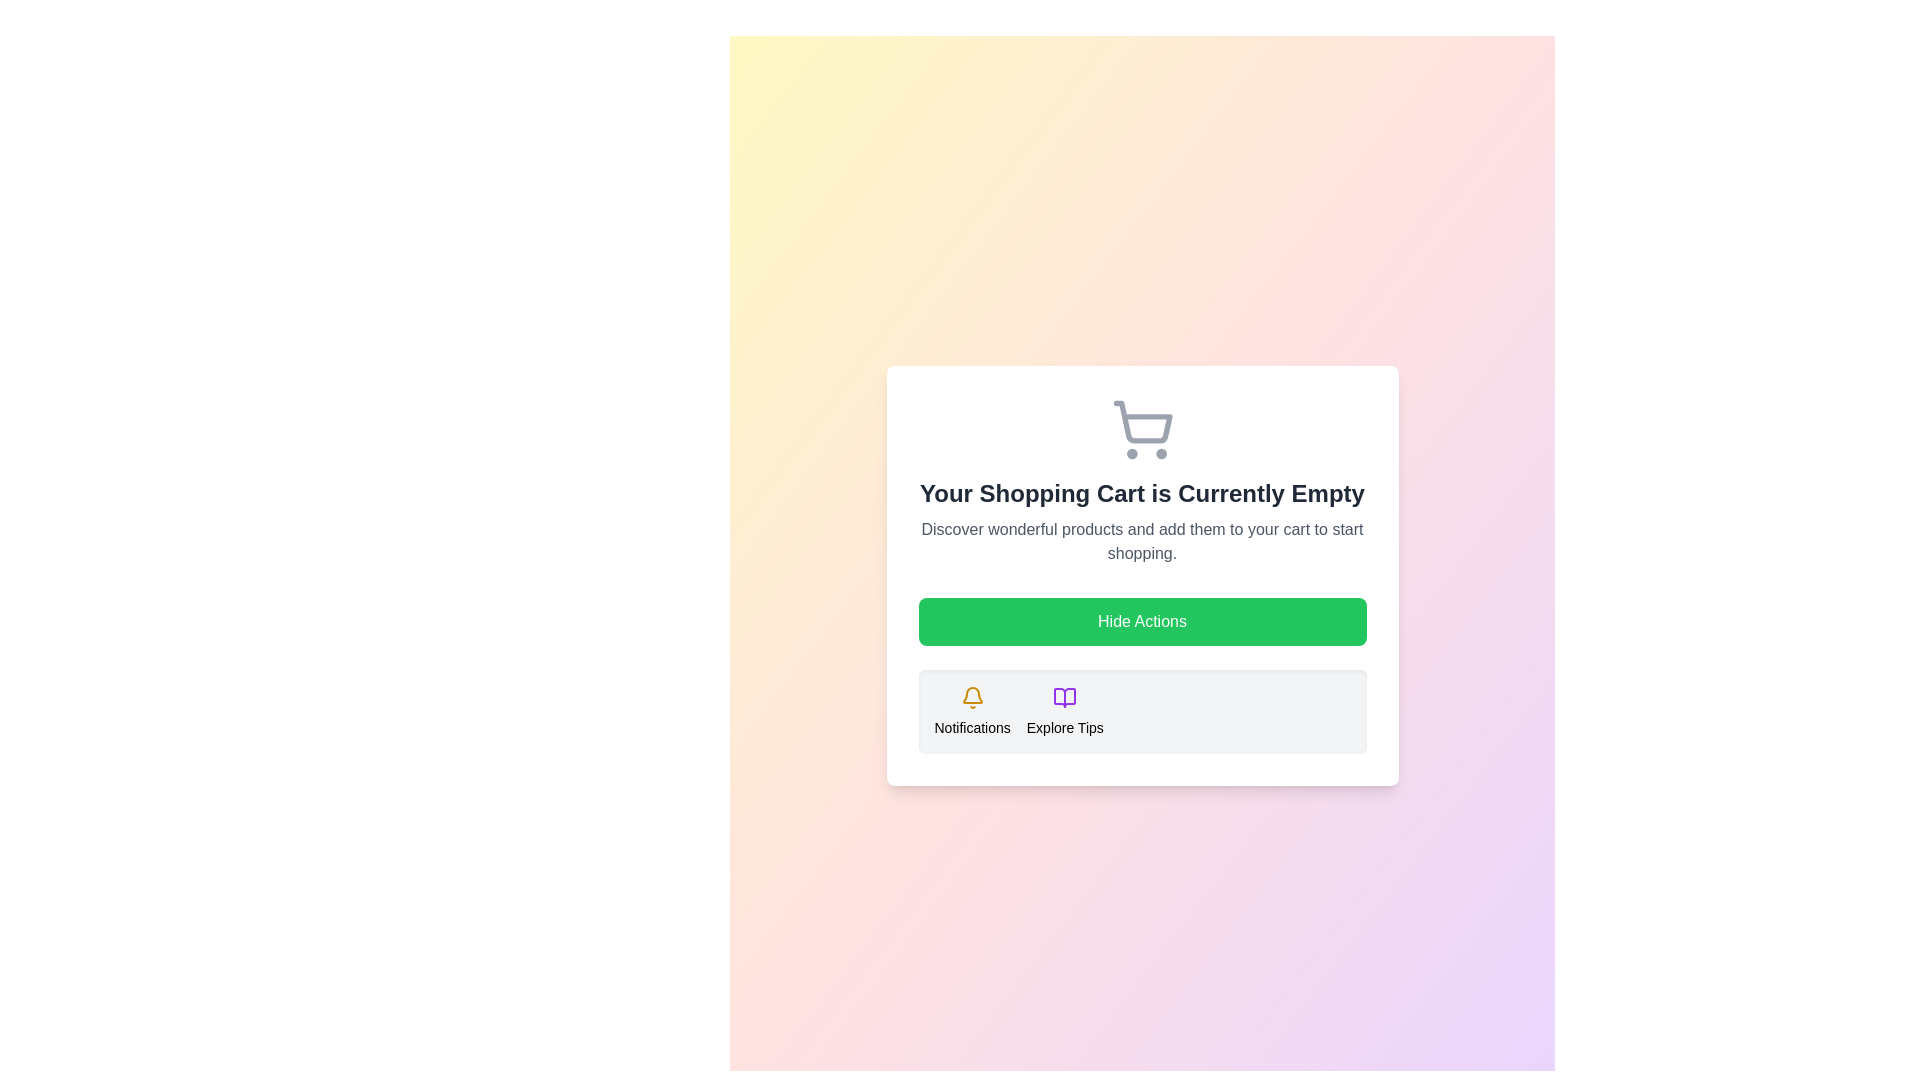 The image size is (1920, 1080). Describe the element at coordinates (1142, 542) in the screenshot. I see `instructional text label located below the heading 'Your Shopping Cart is Currently Empty' and above the 'Hide Actions' button, which is displayed in a medium-sized gray font` at that location.